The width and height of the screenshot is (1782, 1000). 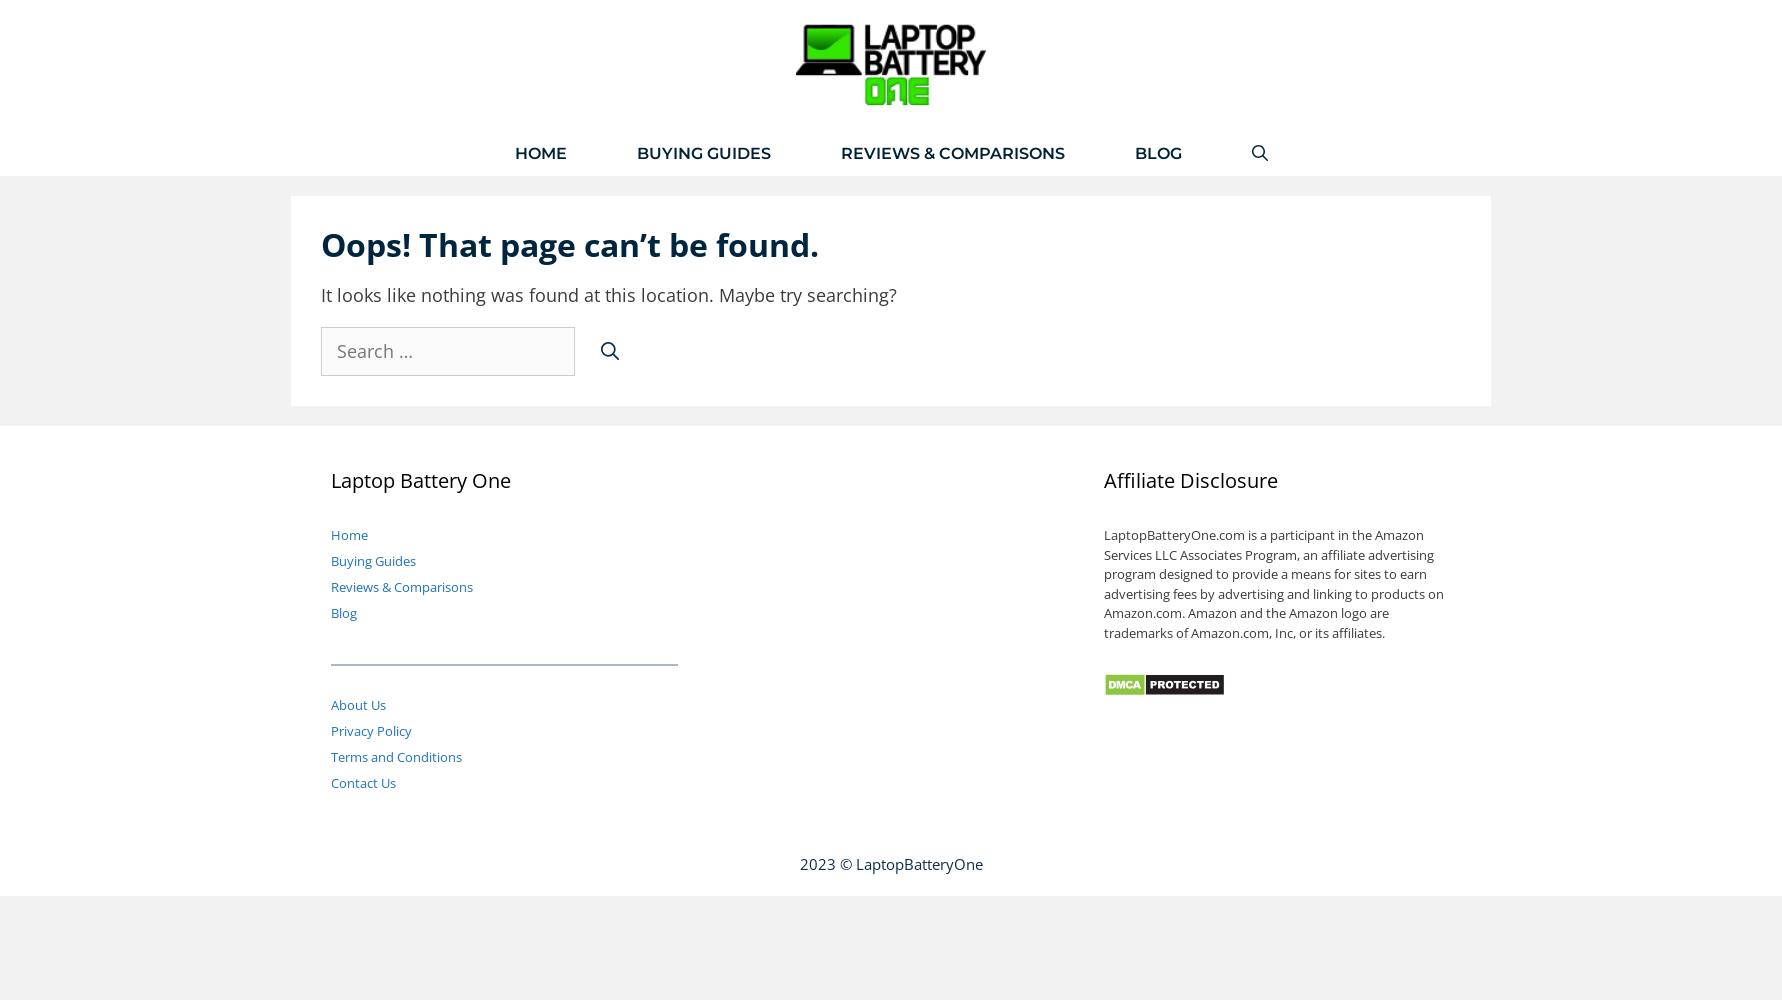 What do you see at coordinates (570, 242) in the screenshot?
I see `'Oops! That page can’t be found.'` at bounding box center [570, 242].